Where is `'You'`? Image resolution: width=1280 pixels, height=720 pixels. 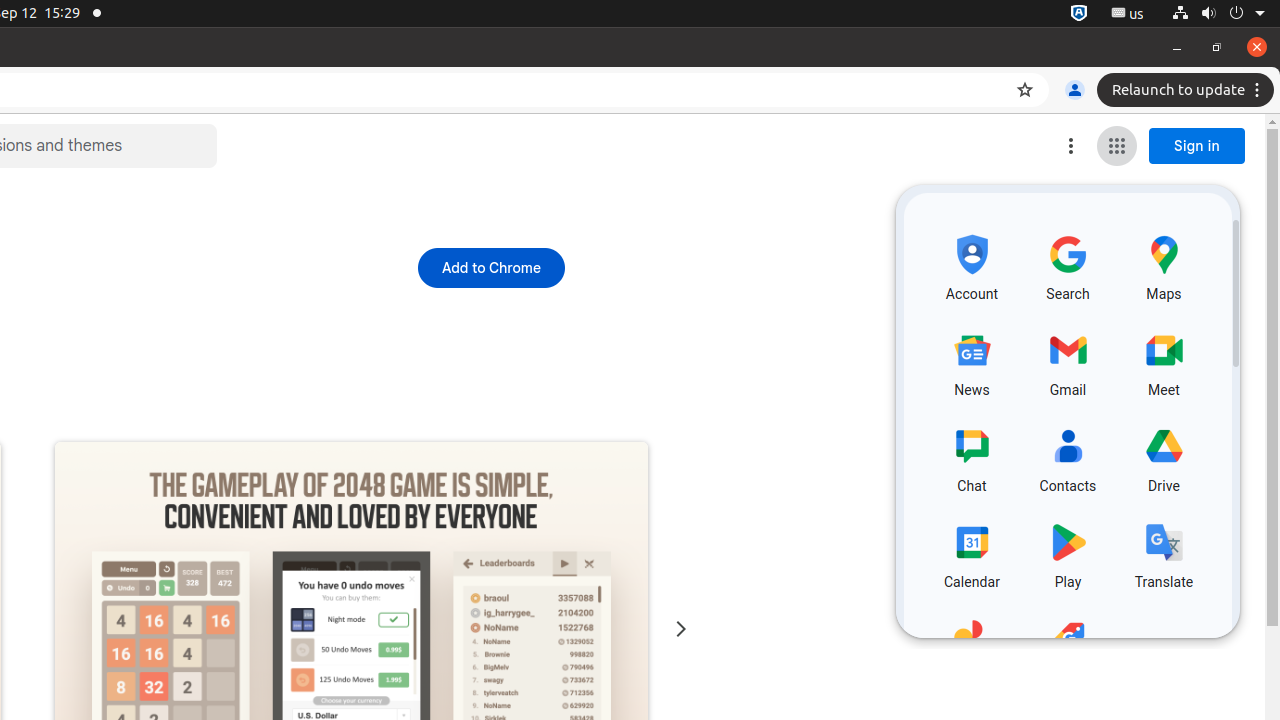
'You' is located at coordinates (1073, 90).